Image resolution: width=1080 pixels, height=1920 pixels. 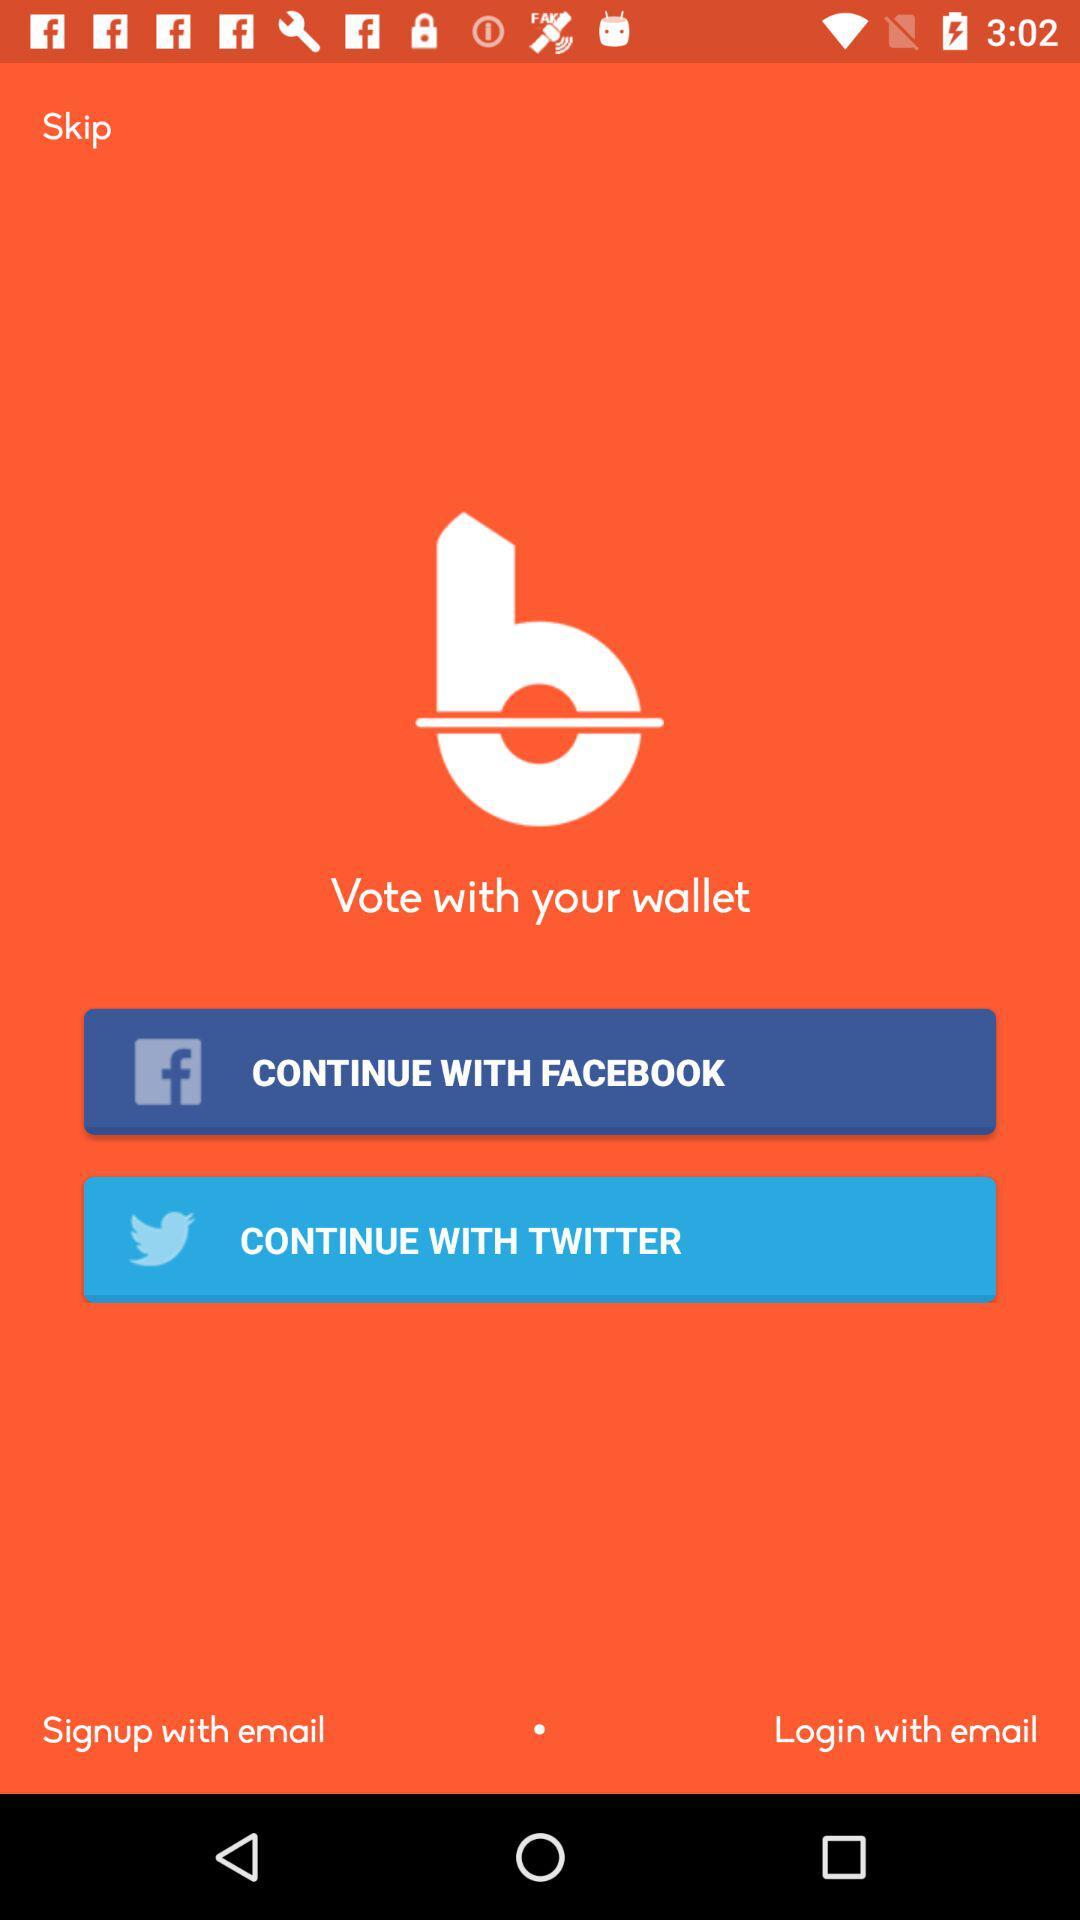 I want to click on the skip icon, so click(x=75, y=125).